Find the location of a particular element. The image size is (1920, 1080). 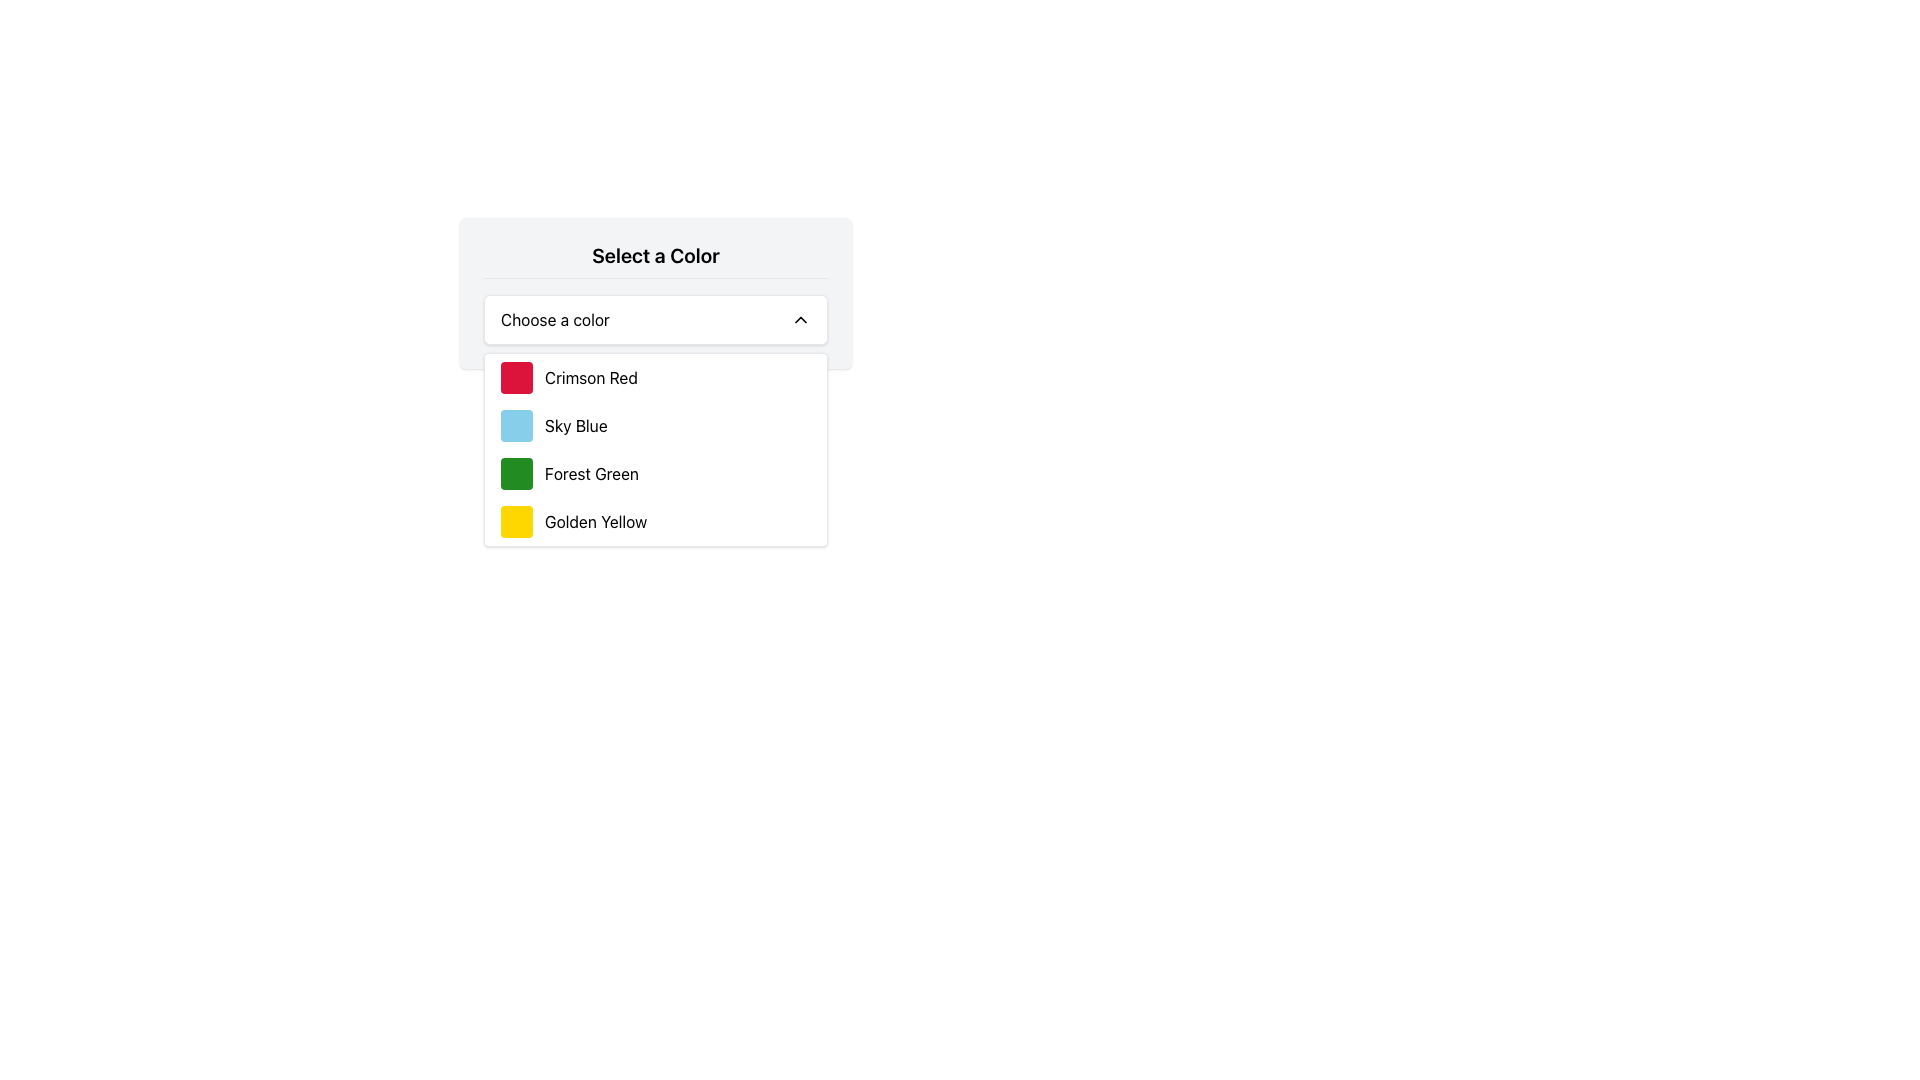

the Drop-down Menu titled 'Select a Color' is located at coordinates (656, 293).